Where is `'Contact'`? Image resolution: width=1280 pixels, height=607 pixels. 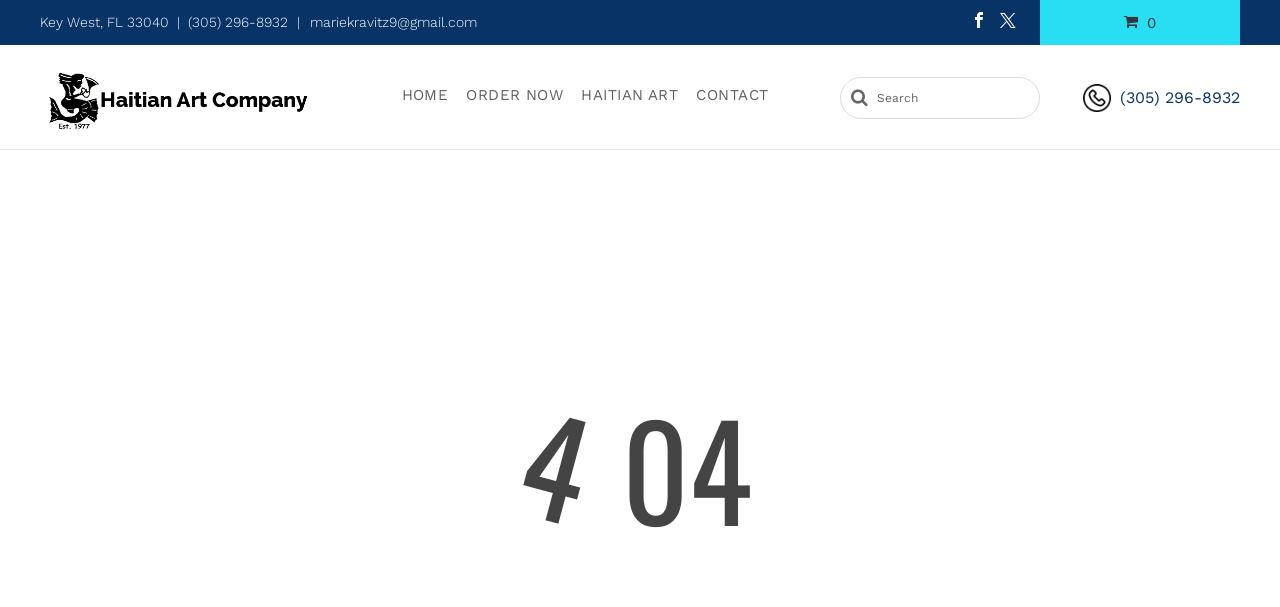
'Contact' is located at coordinates (731, 94).